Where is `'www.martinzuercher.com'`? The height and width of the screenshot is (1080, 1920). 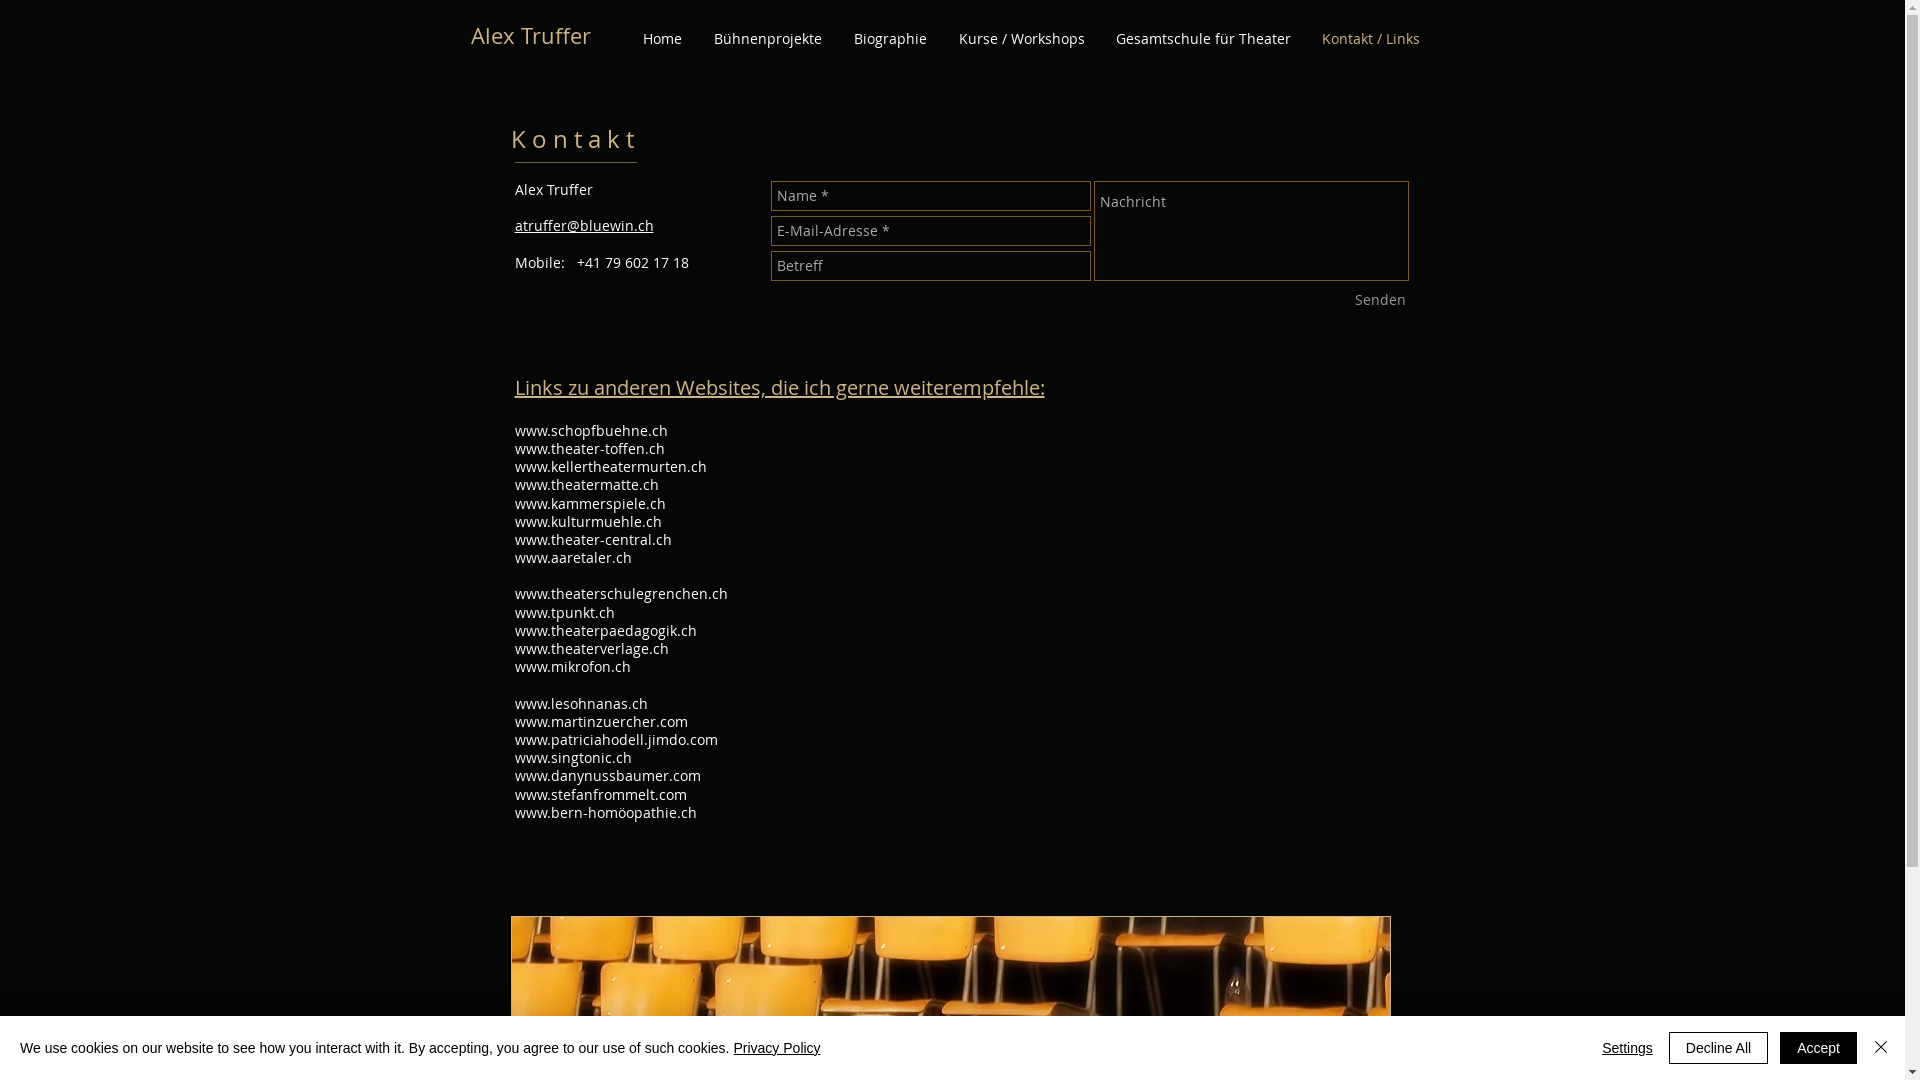
'www.martinzuercher.com' is located at coordinates (599, 721).